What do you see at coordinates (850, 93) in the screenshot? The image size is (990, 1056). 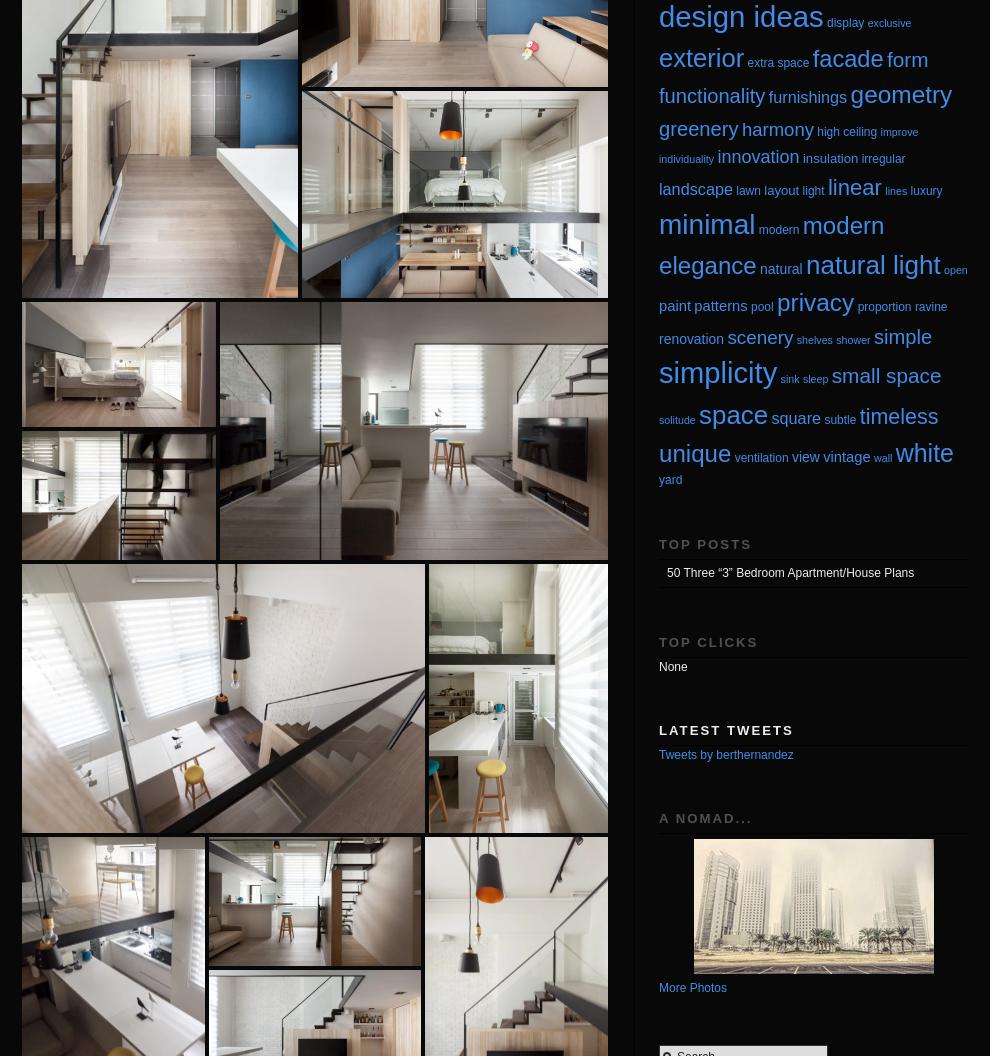 I see `'geometry'` at bounding box center [850, 93].